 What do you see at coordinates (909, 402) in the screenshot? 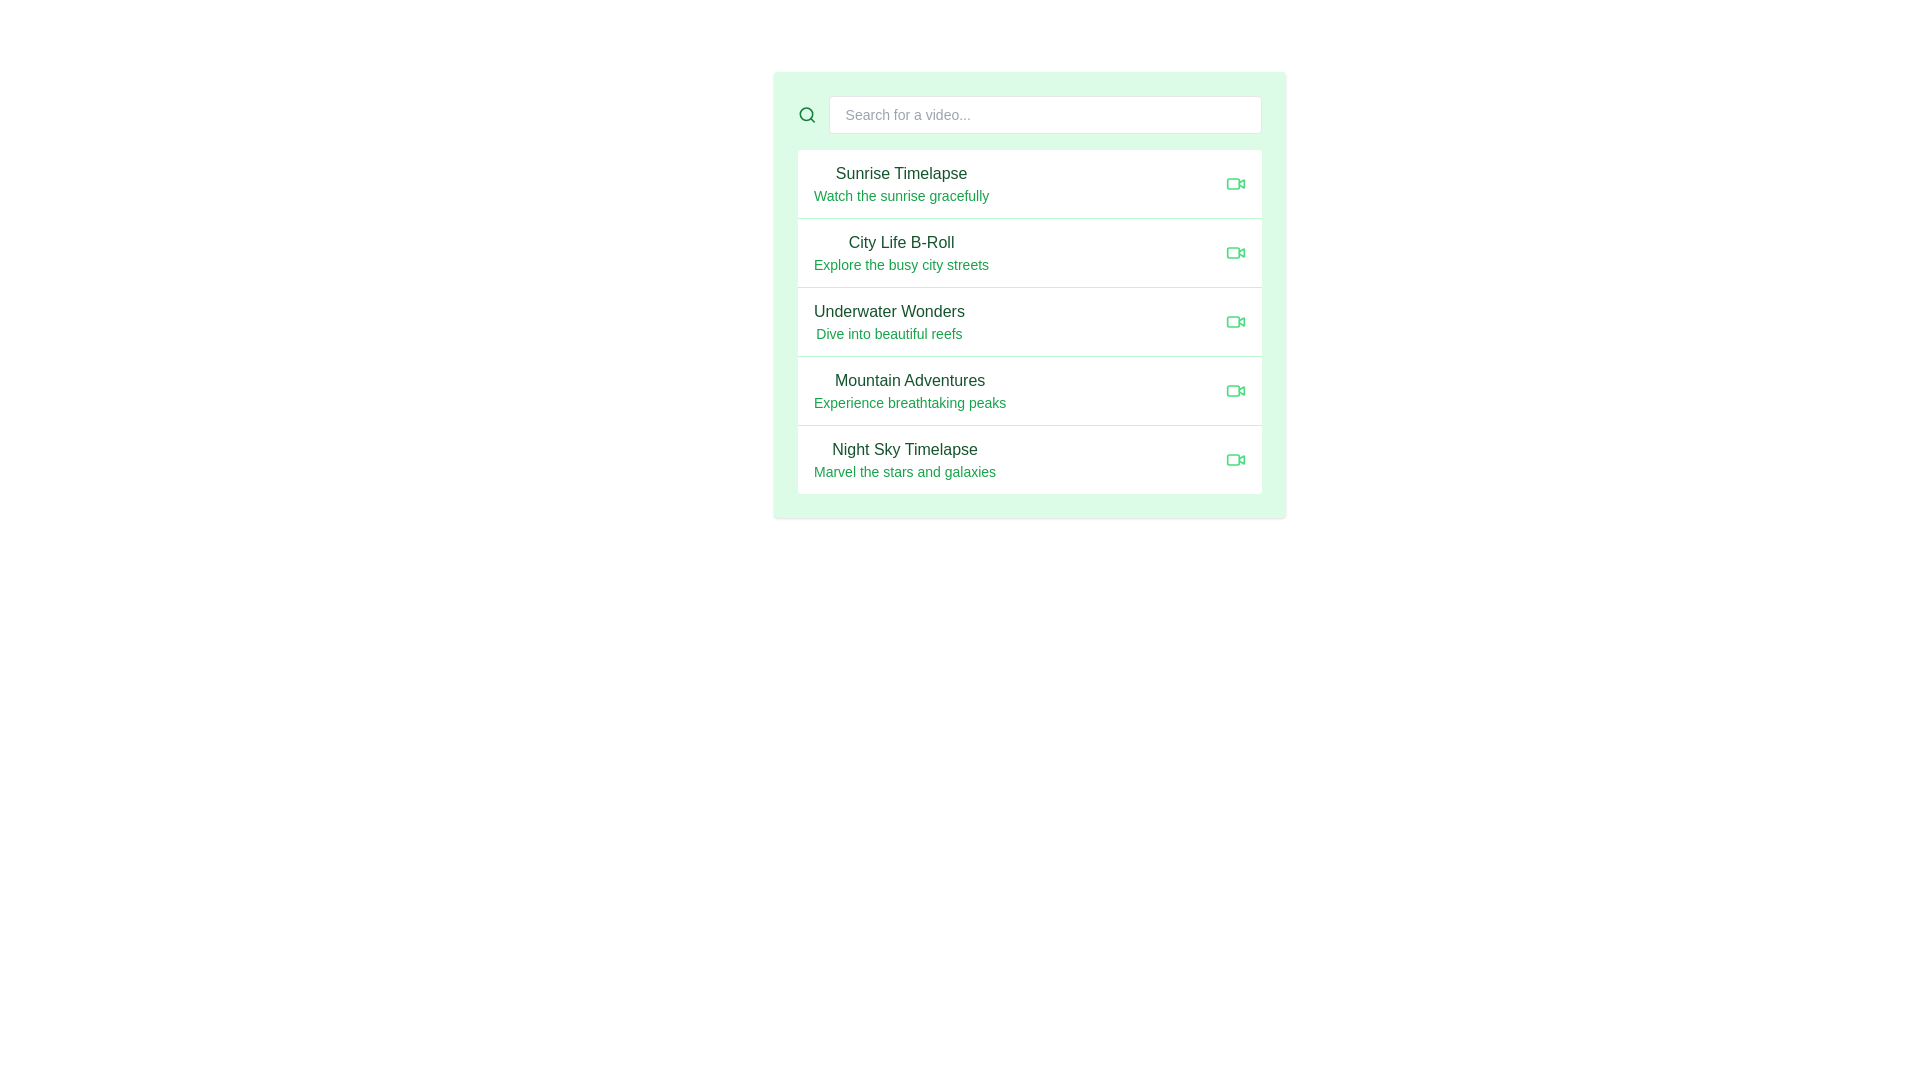
I see `descriptive text label located below the 'Mountain Adventures' title, which provides context about the section. This text label is static and serves as supplementary information` at bounding box center [909, 402].